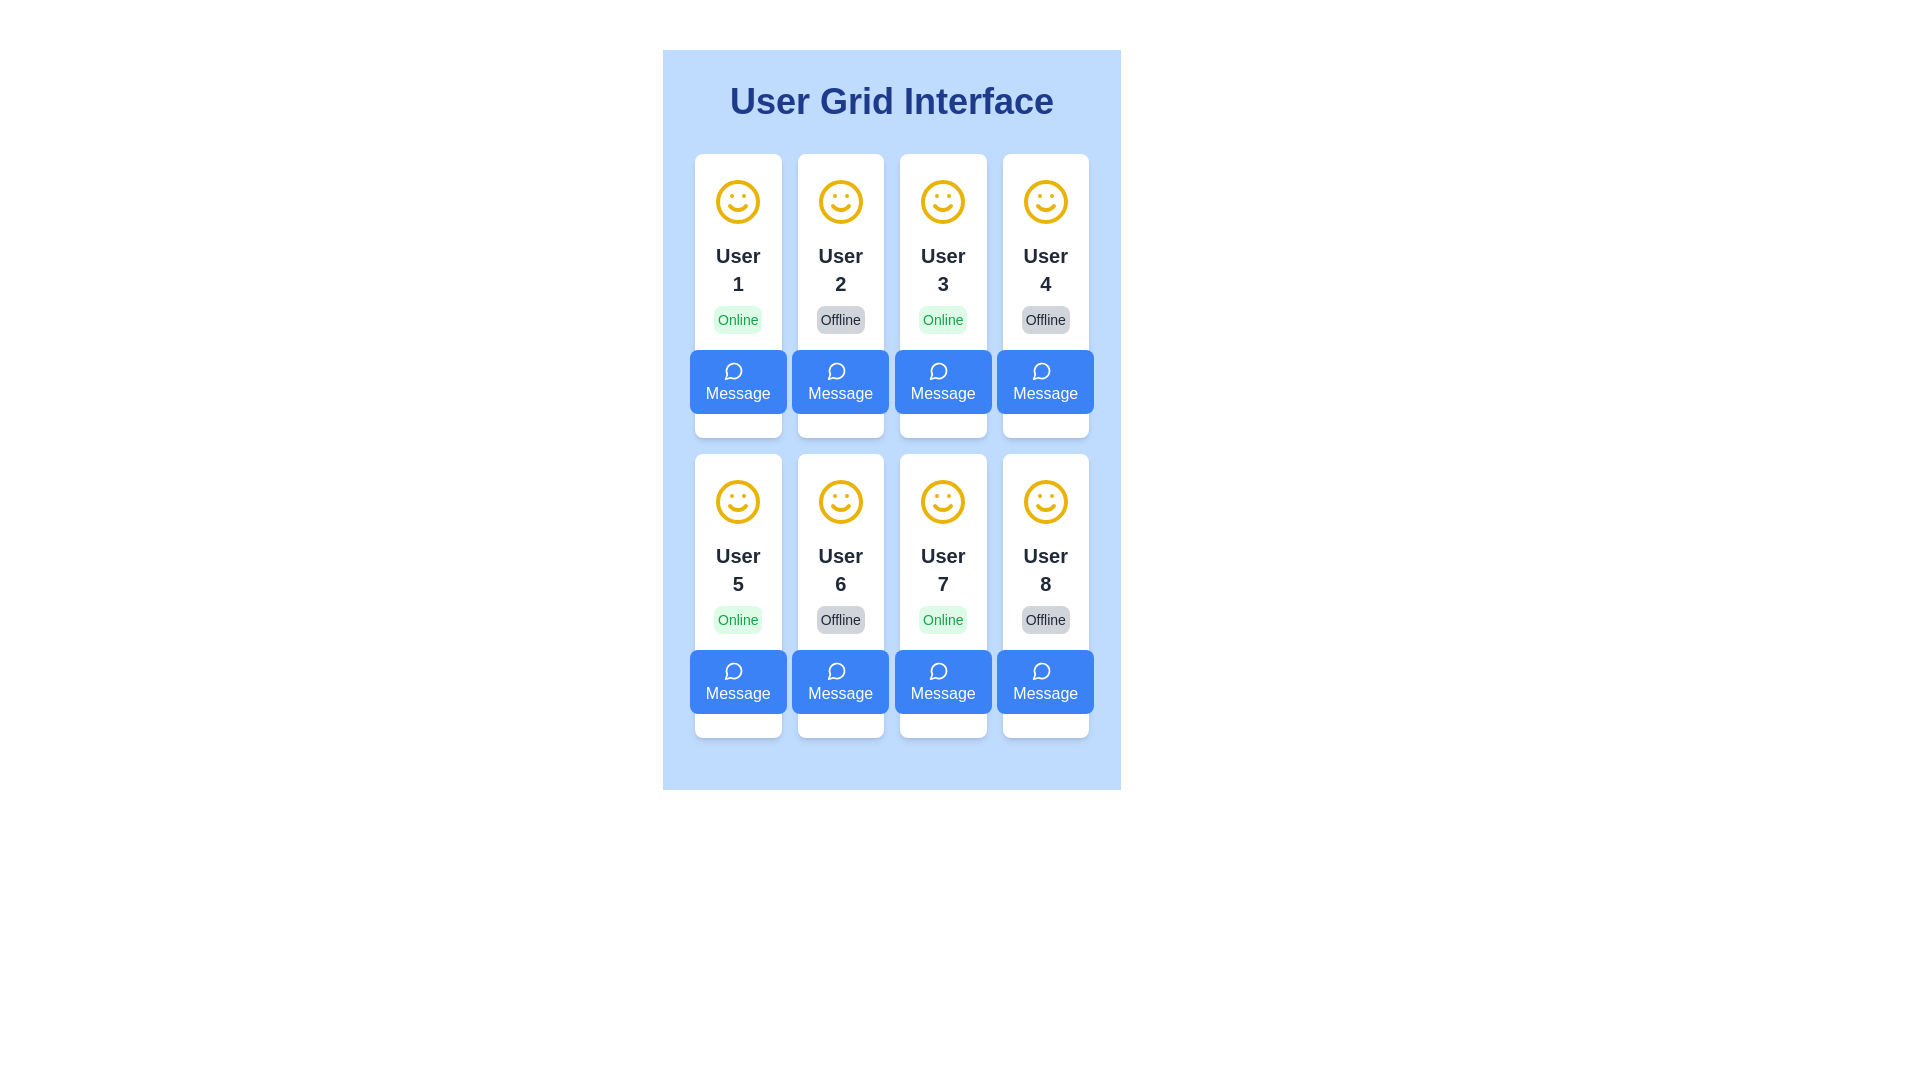 This screenshot has width=1920, height=1080. What do you see at coordinates (1044, 201) in the screenshot?
I see `the yellow circular outline icon resembling a smiling face located in the top-right corner of the 'User 4' card, above the 'Offline' and 'Message' labels` at bounding box center [1044, 201].